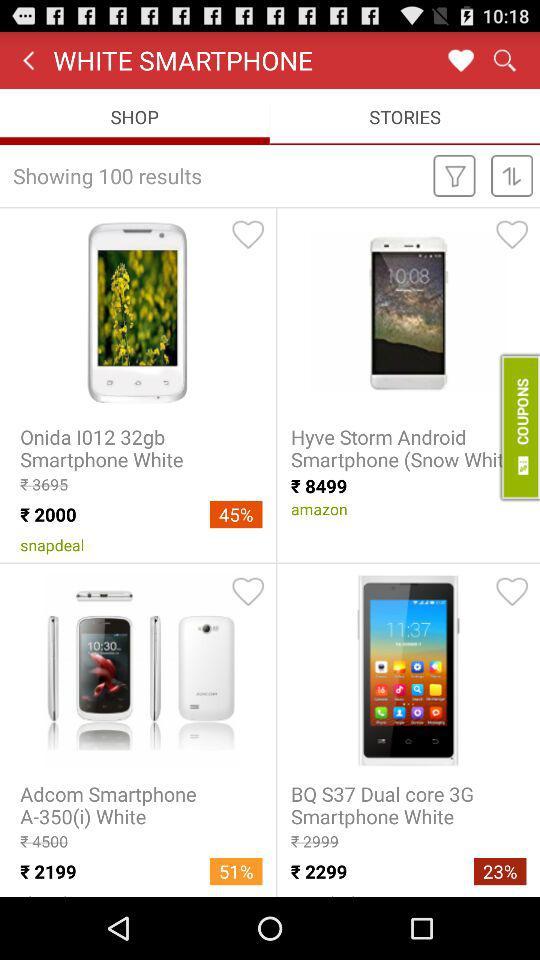 This screenshot has height=960, width=540. What do you see at coordinates (407, 669) in the screenshot?
I see `the second column second image` at bounding box center [407, 669].